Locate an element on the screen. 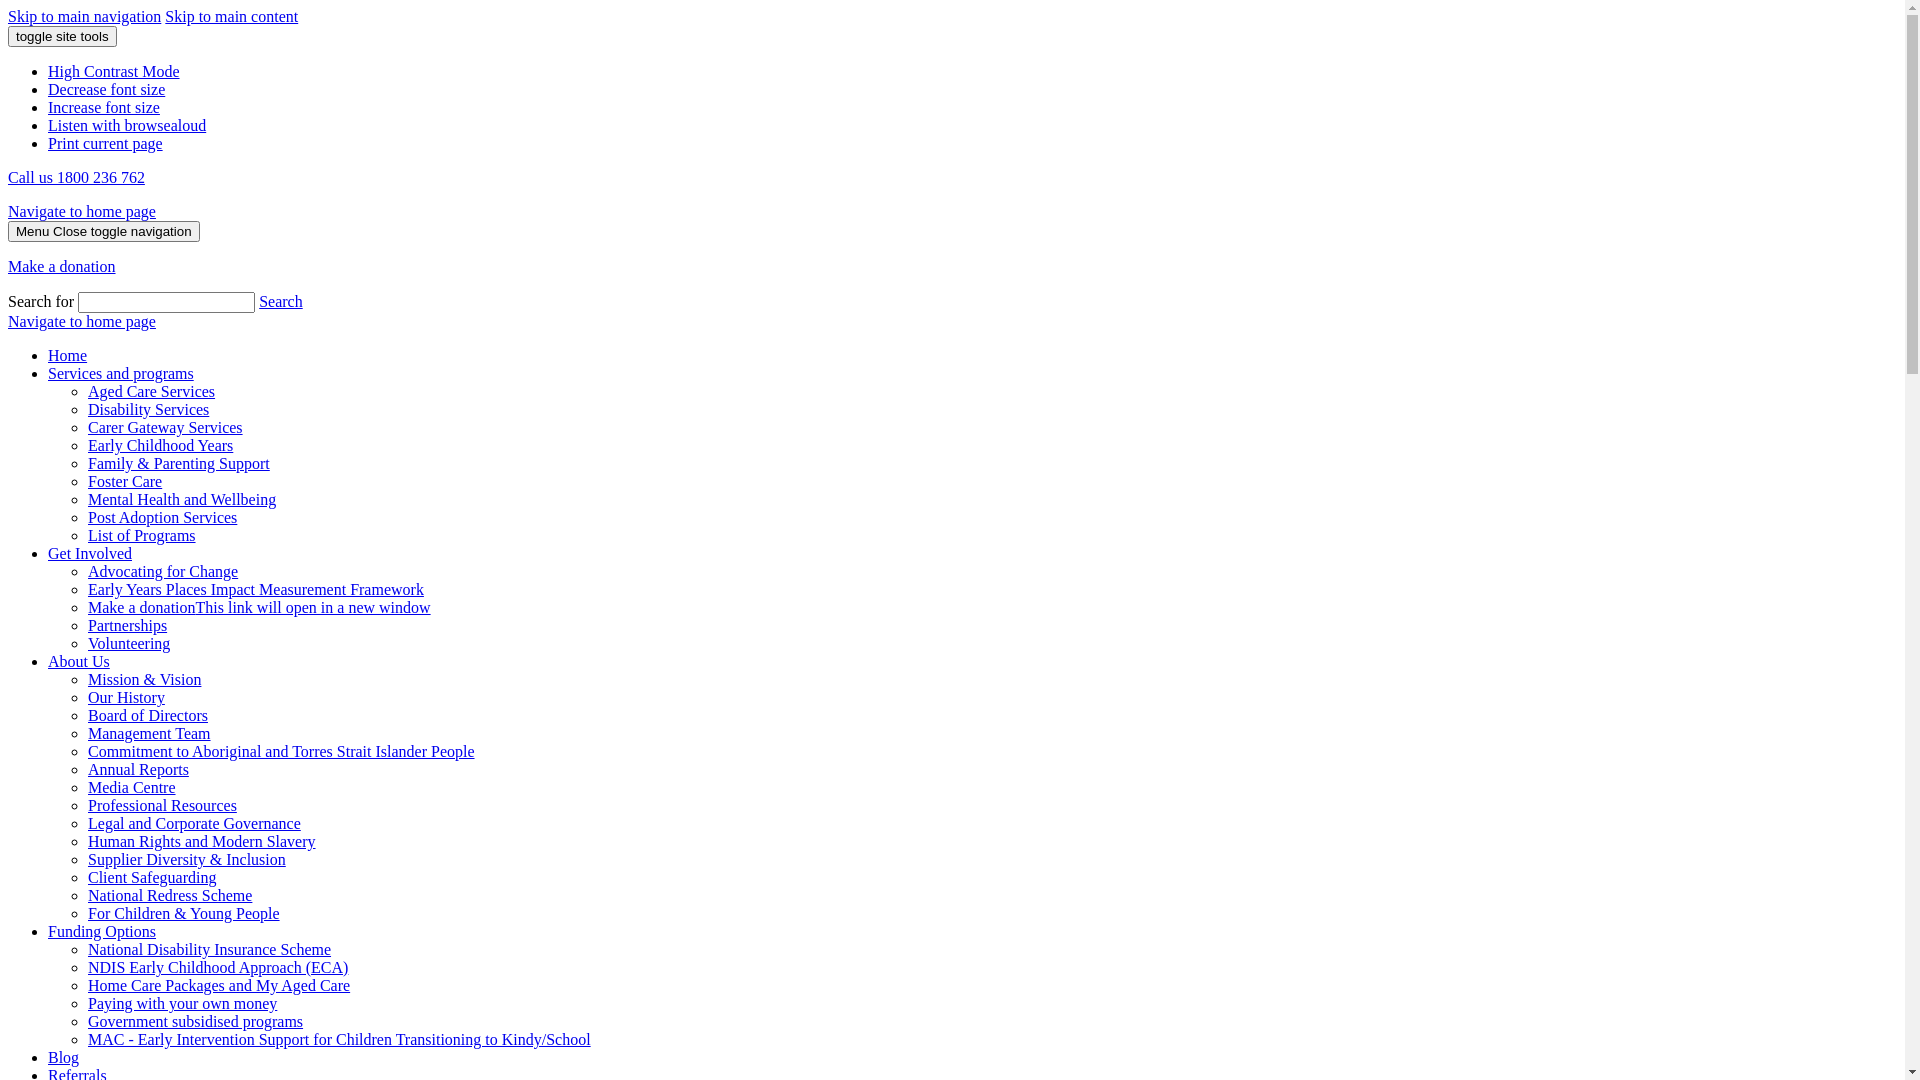 This screenshot has width=1920, height=1080. 'Mission & Vision' is located at coordinates (143, 678).